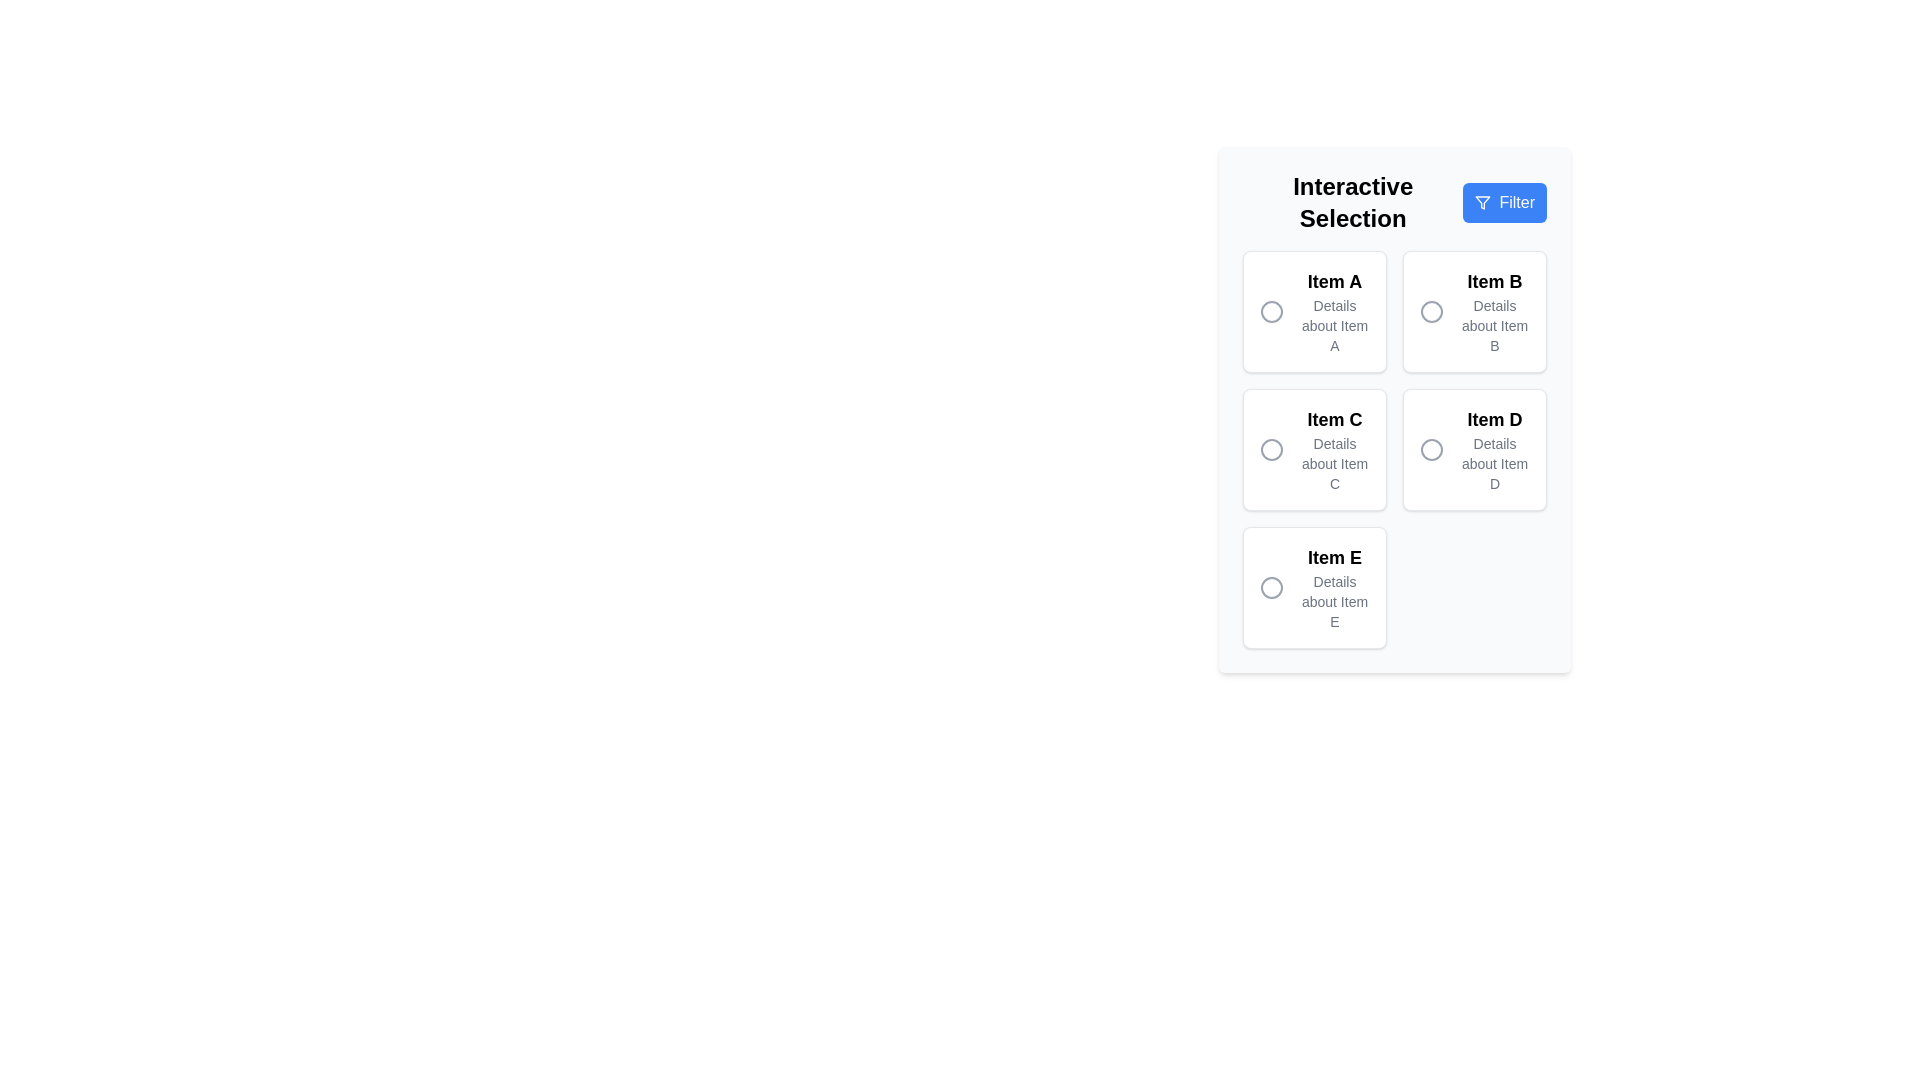  What do you see at coordinates (1271, 450) in the screenshot?
I see `the circular radio button located in the middle of the rectangular region labeled 'Item C'` at bounding box center [1271, 450].